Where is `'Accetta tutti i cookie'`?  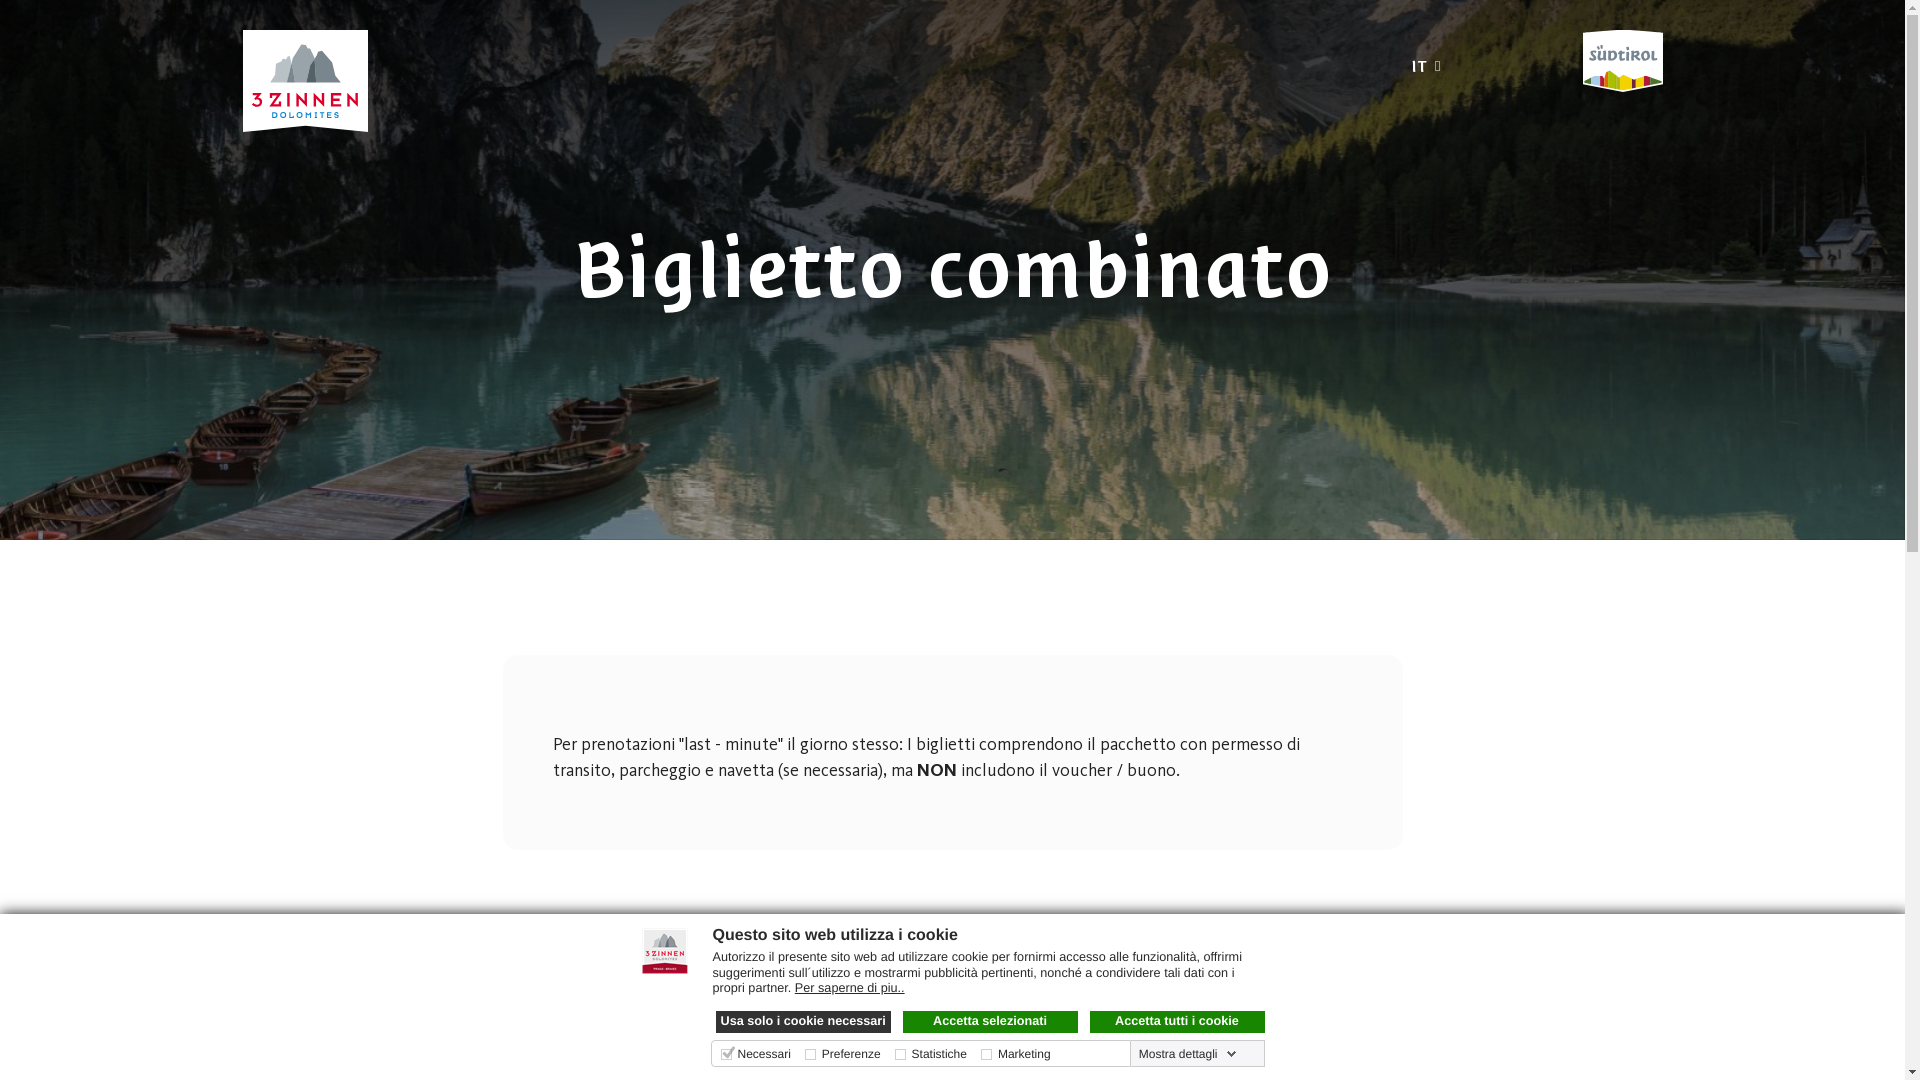 'Accetta tutti i cookie' is located at coordinates (1088, 1022).